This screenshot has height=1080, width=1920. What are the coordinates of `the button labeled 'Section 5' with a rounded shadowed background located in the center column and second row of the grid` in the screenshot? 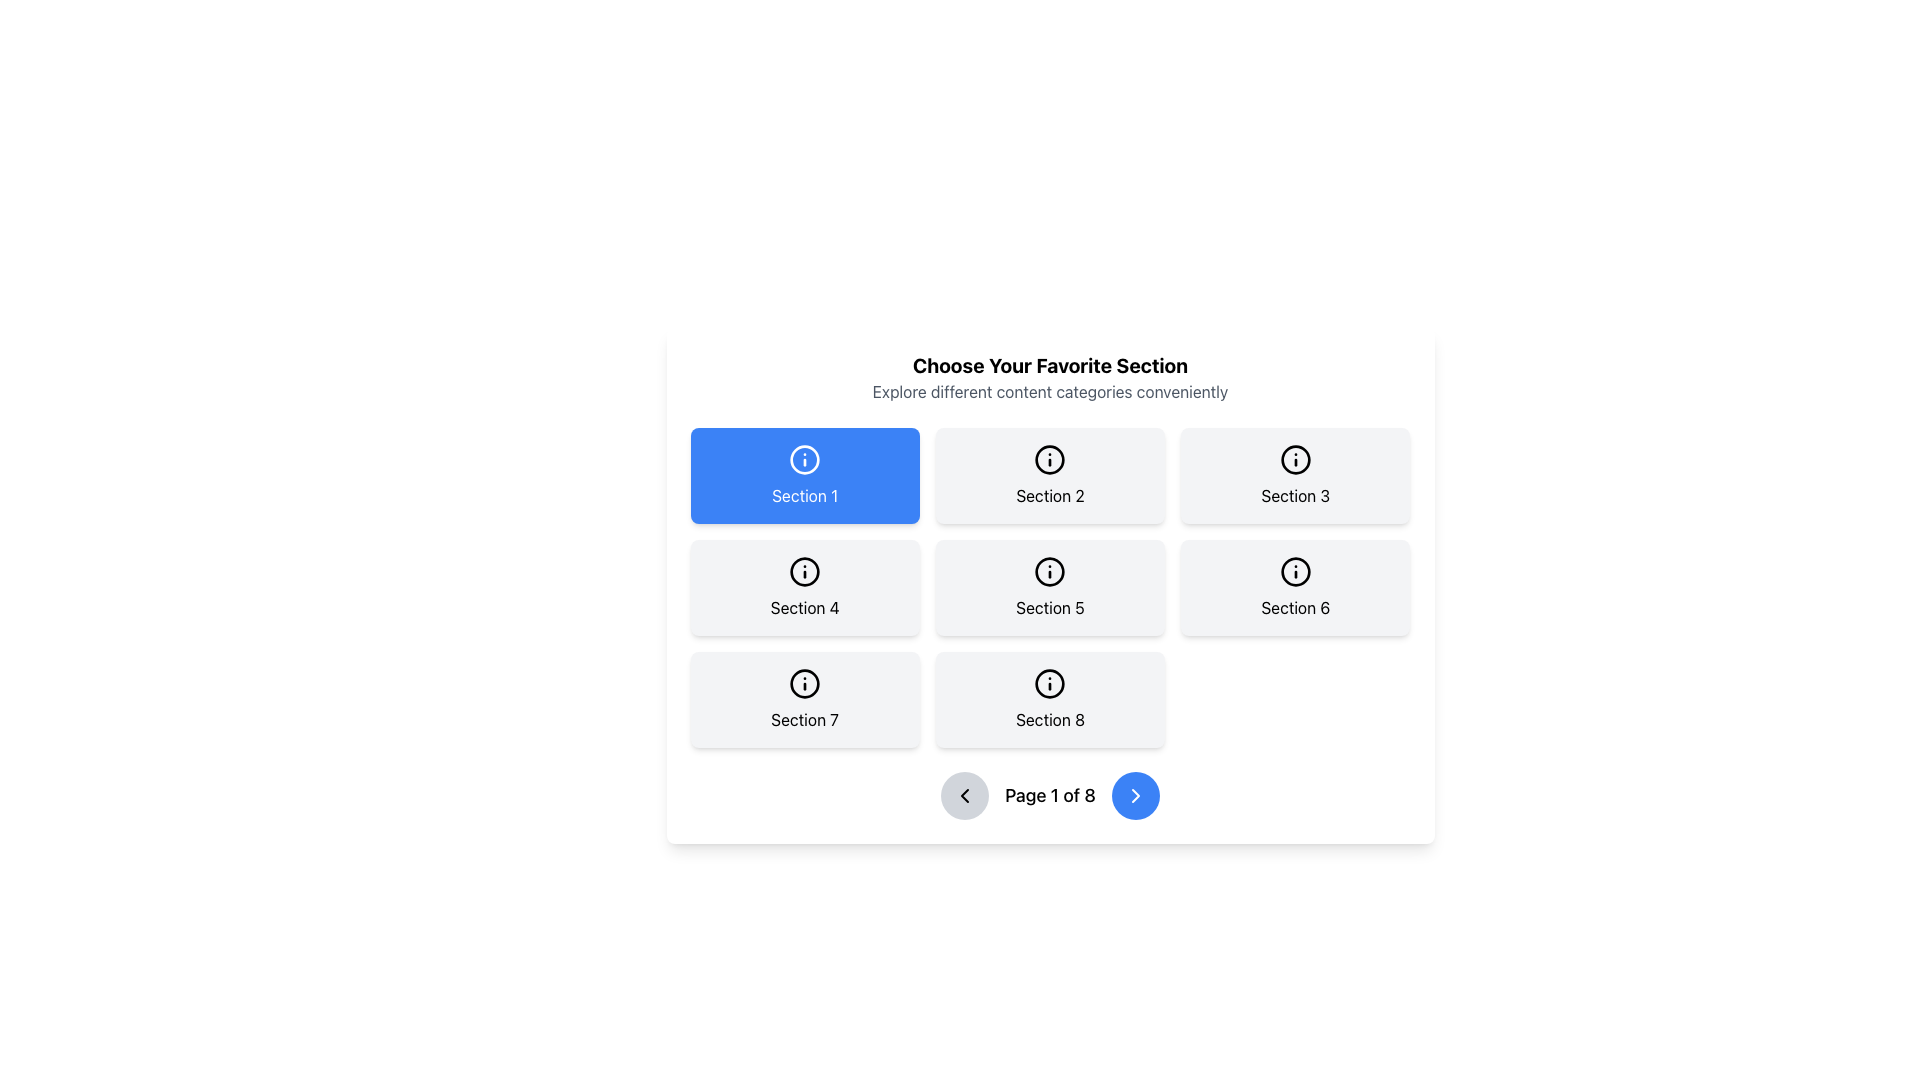 It's located at (1049, 586).